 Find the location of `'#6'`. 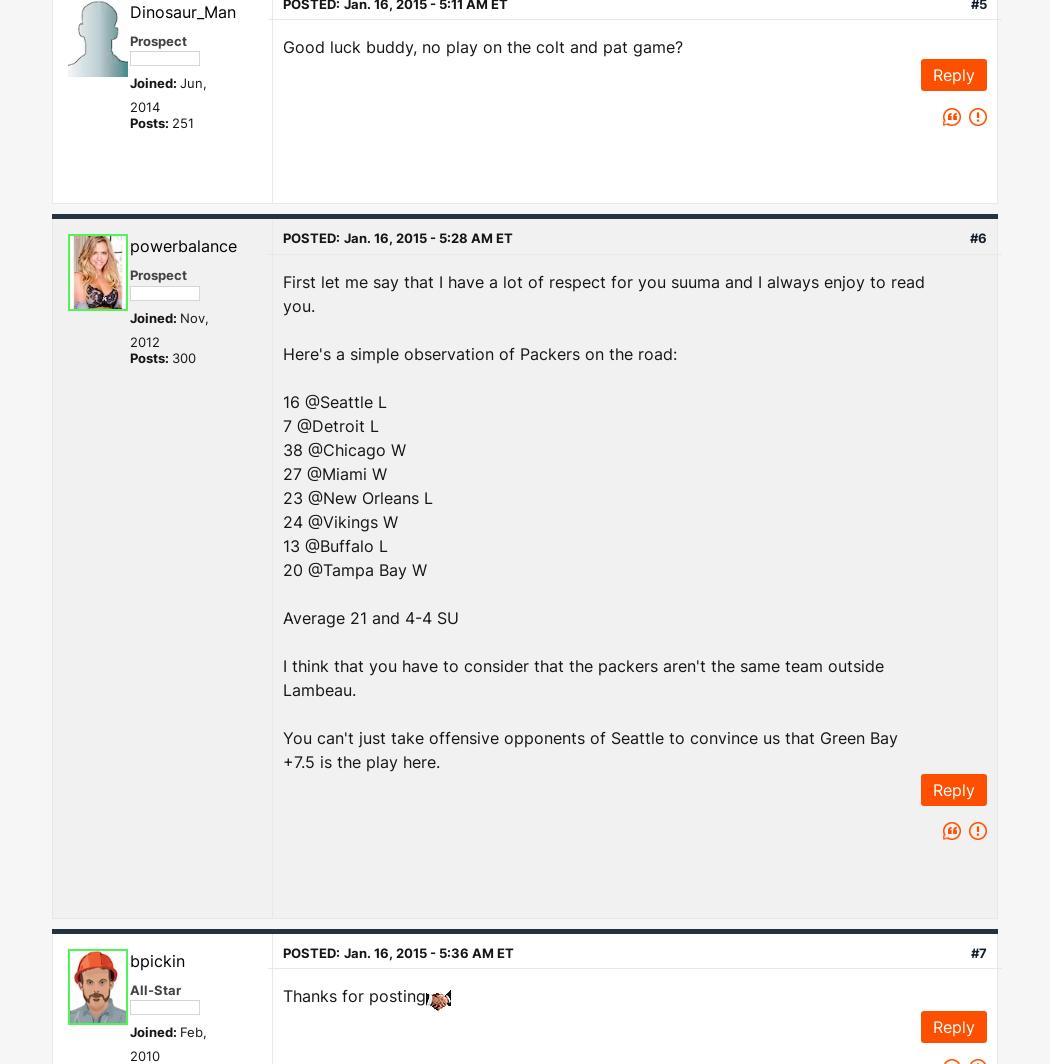

'#6' is located at coordinates (978, 238).